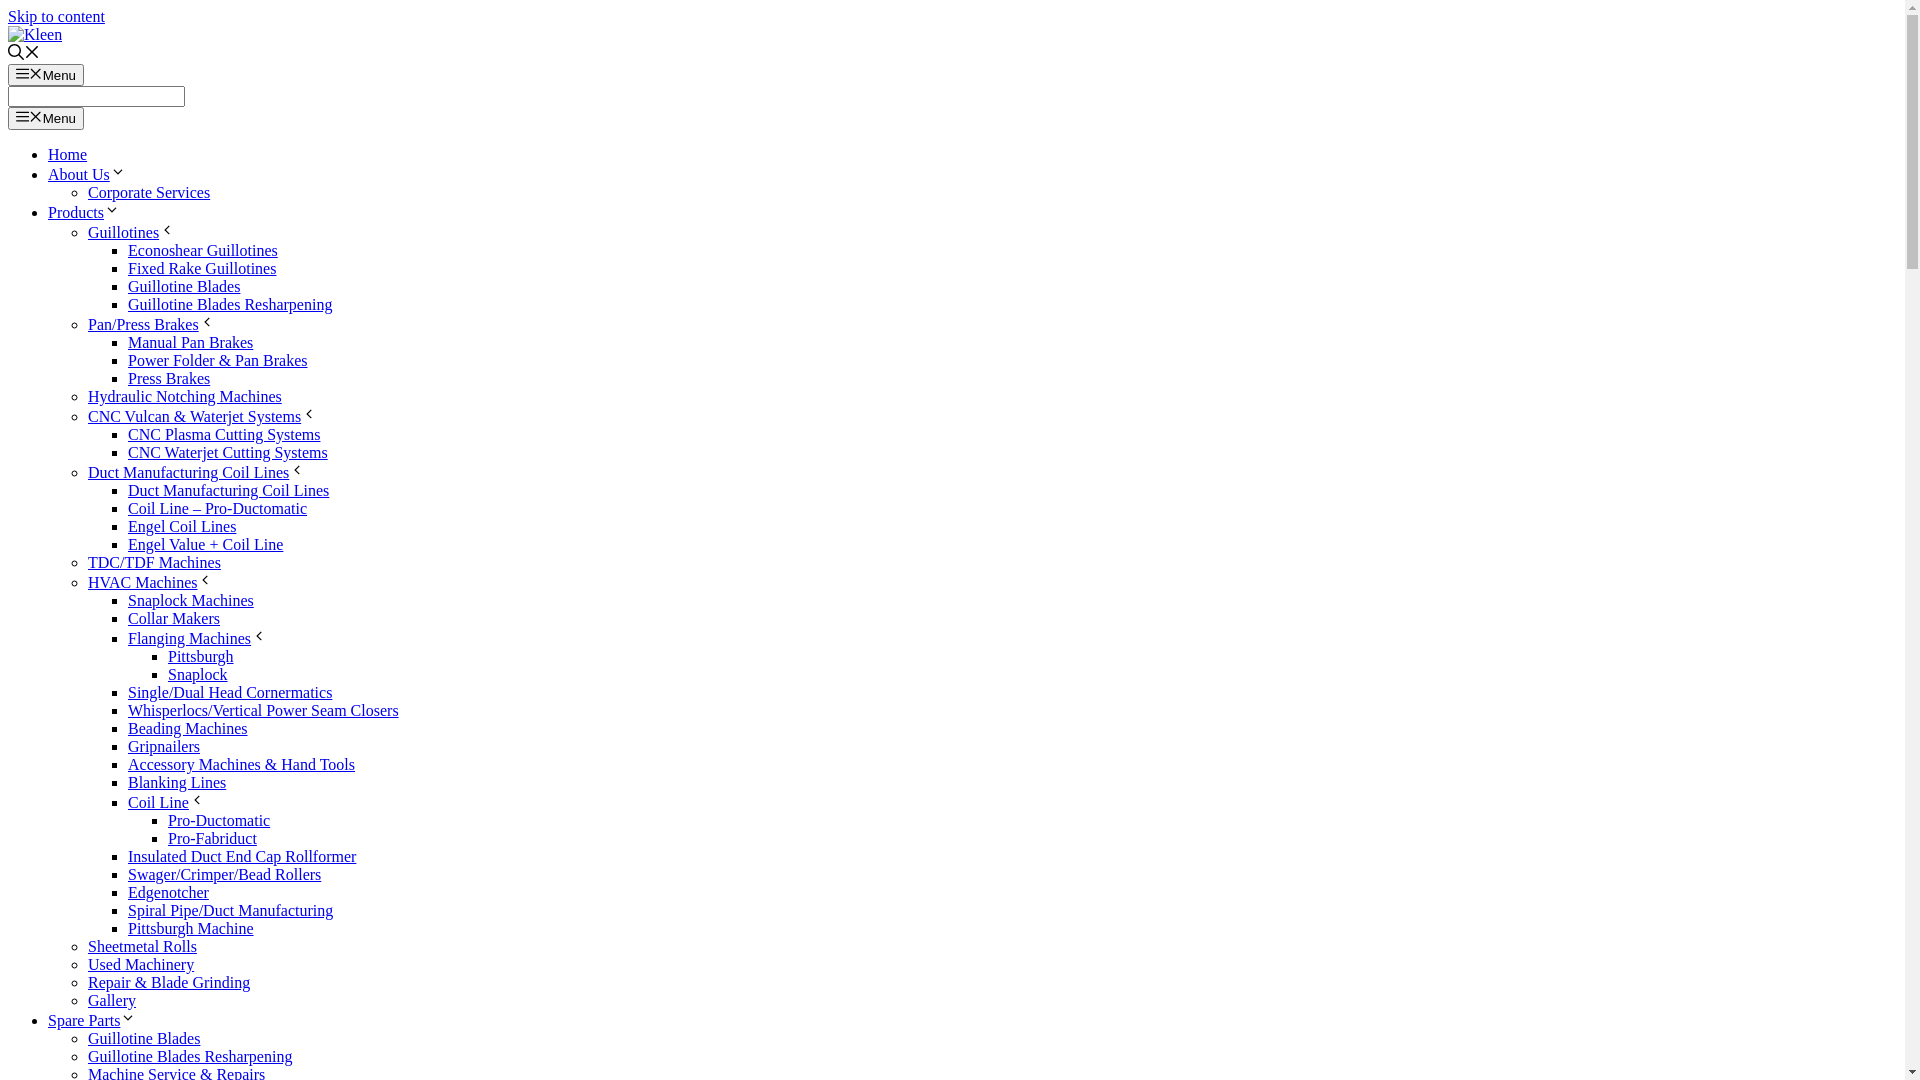  What do you see at coordinates (168, 378) in the screenshot?
I see `'Press Brakes'` at bounding box center [168, 378].